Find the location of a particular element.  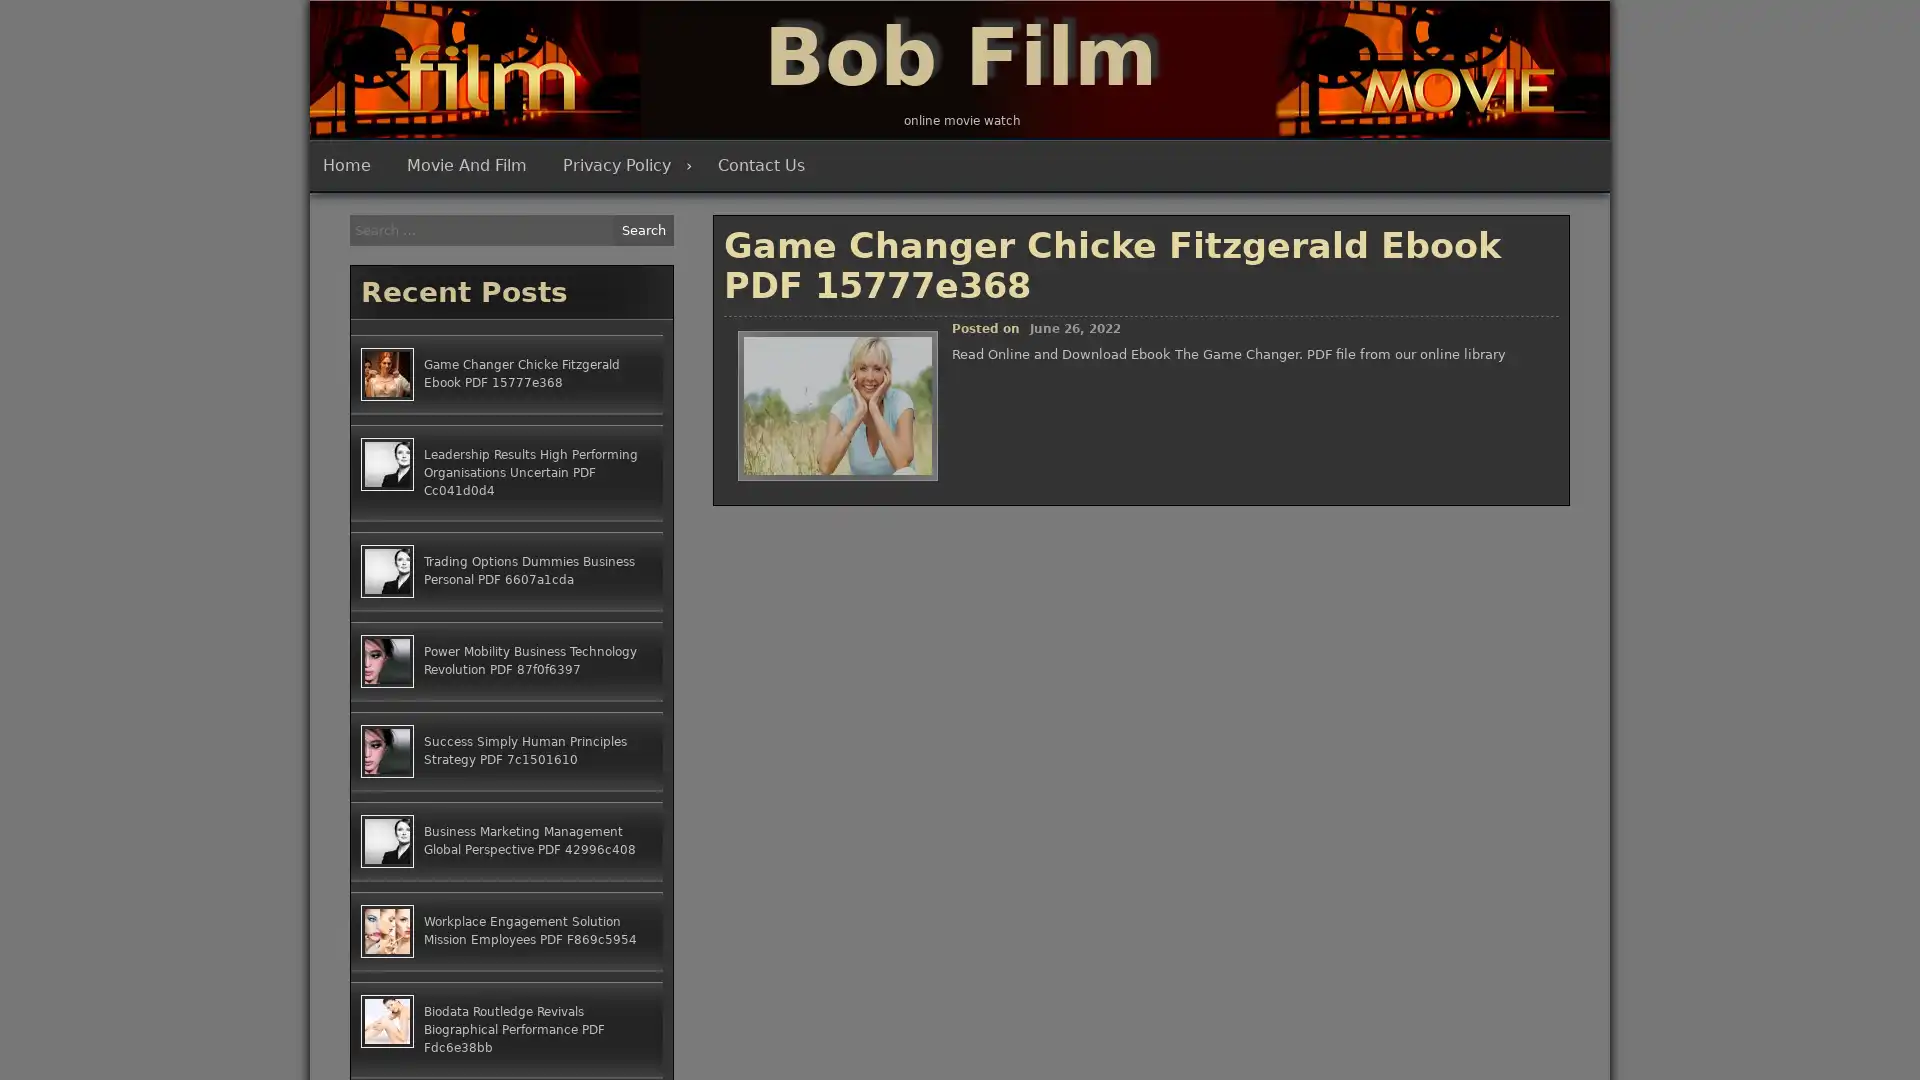

Search is located at coordinates (643, 229).